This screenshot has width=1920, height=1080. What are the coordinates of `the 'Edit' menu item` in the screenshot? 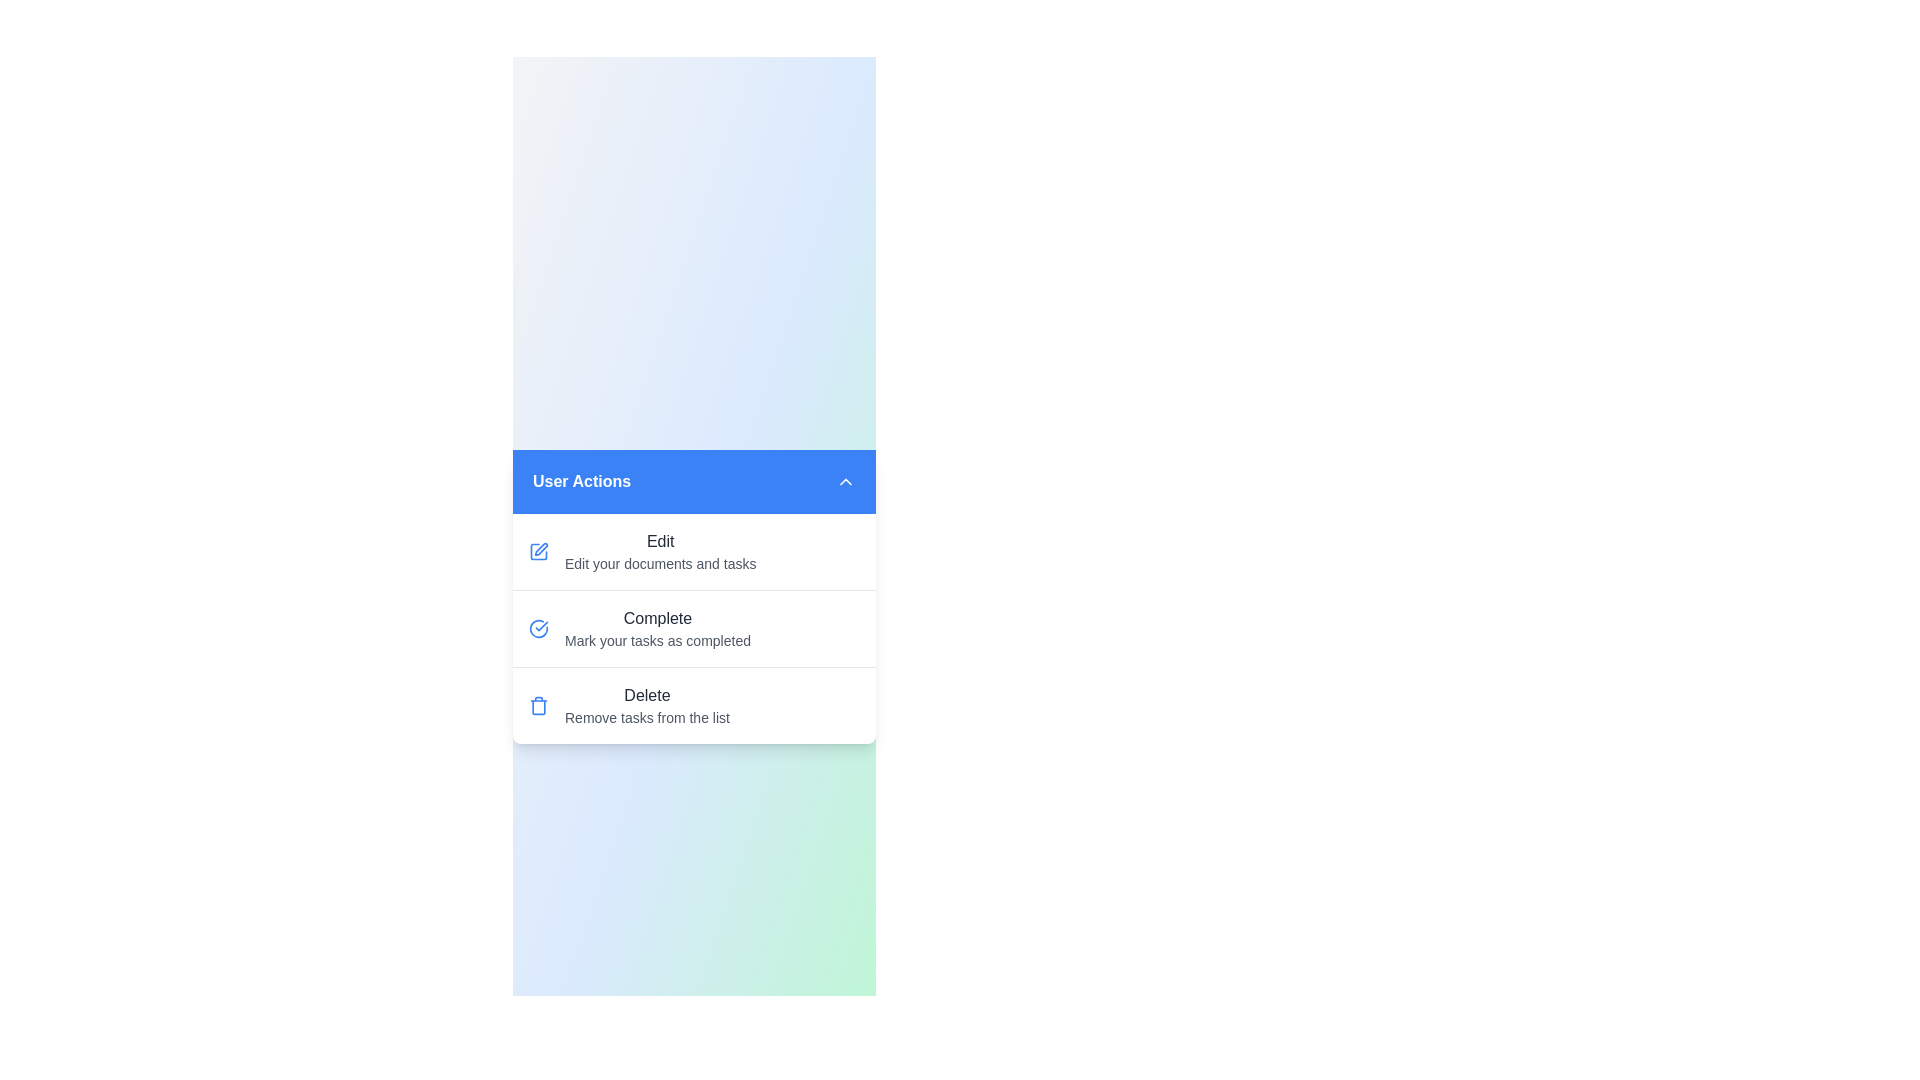 It's located at (694, 551).